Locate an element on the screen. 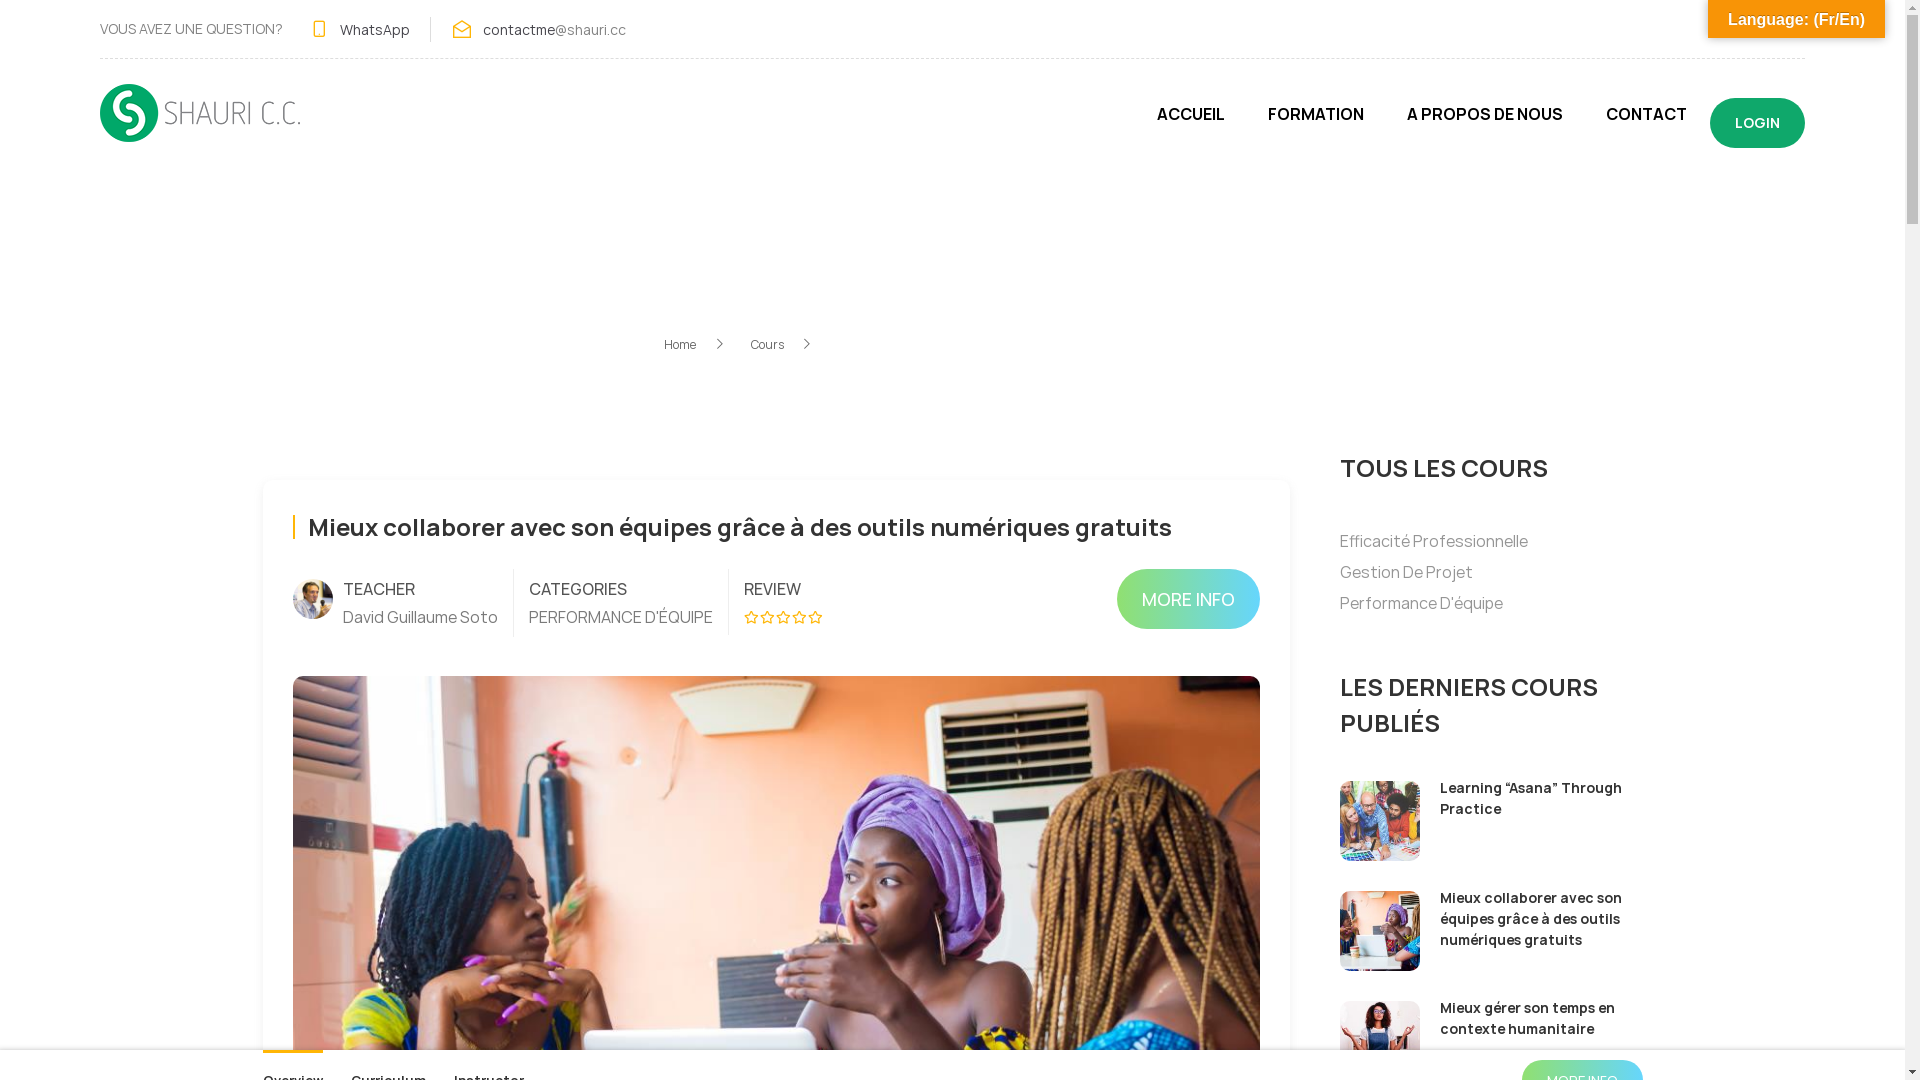 The width and height of the screenshot is (1920, 1080). 'FORMATION' is located at coordinates (1315, 123).